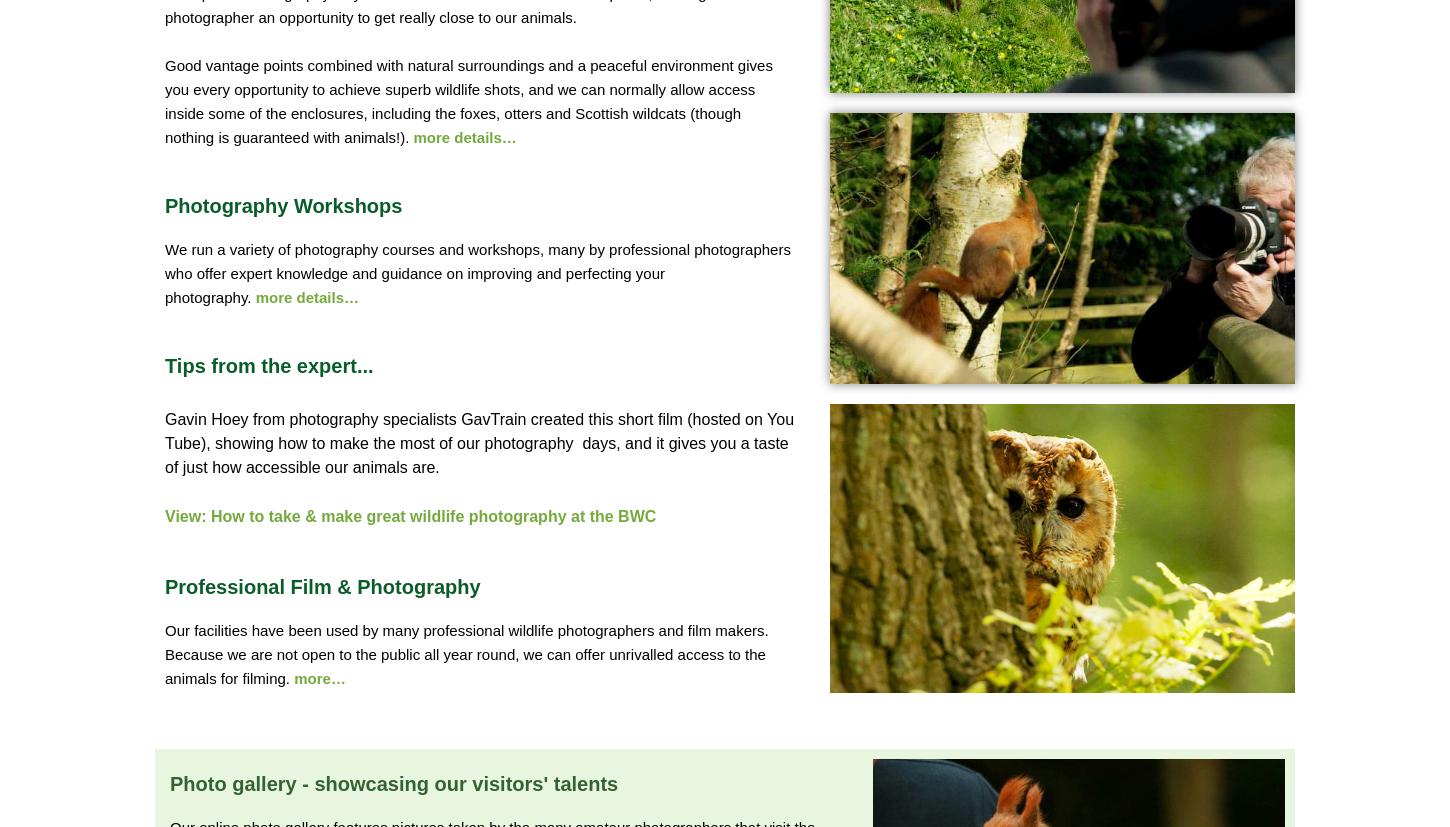 The image size is (1450, 827). What do you see at coordinates (467, 99) in the screenshot?
I see `'Good vantage points combined with natural surroundings and a peaceful environment gives you every opportunity to achieve superb wildlife shots, and we can normally allow access inside some of the enclosures, including the foxes, otters and Scottish wildcats (though nothing is guaranteed with animals!).'` at bounding box center [467, 99].